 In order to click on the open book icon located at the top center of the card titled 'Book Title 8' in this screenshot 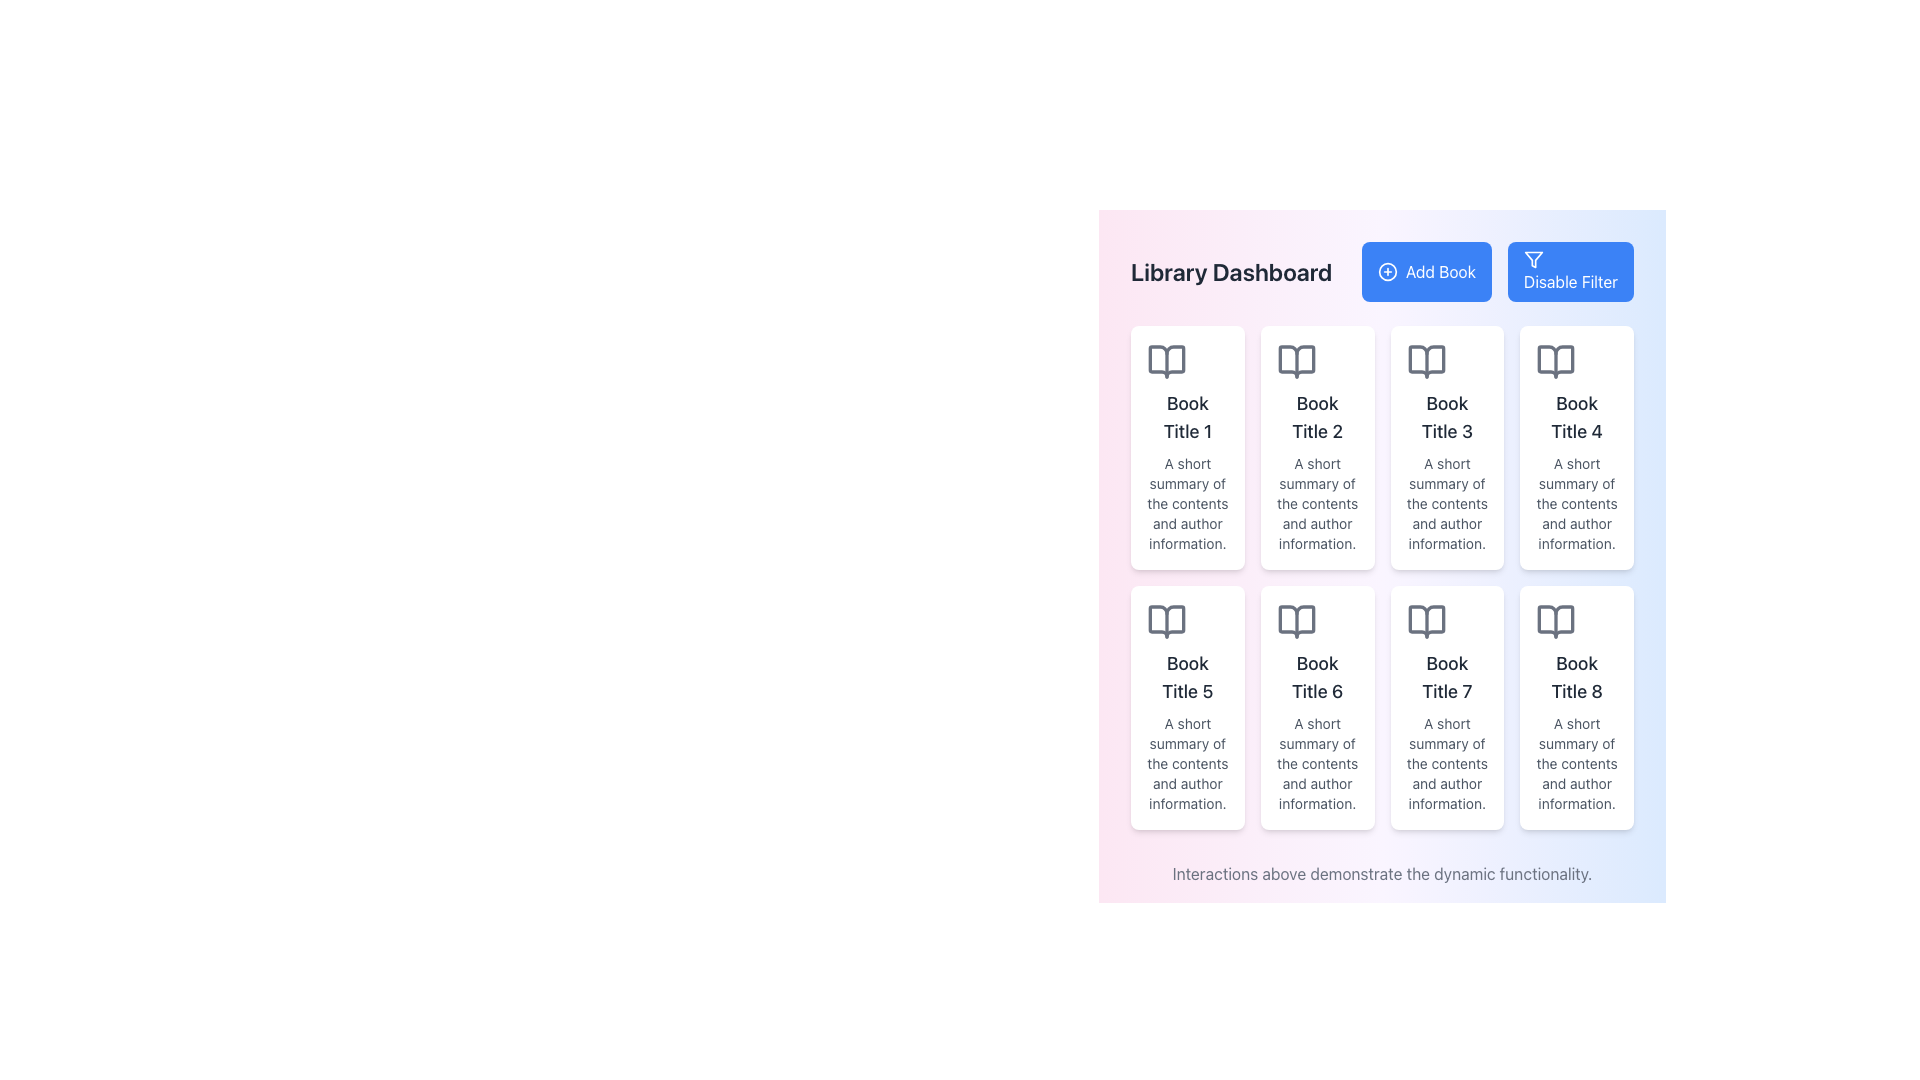, I will do `click(1555, 620)`.